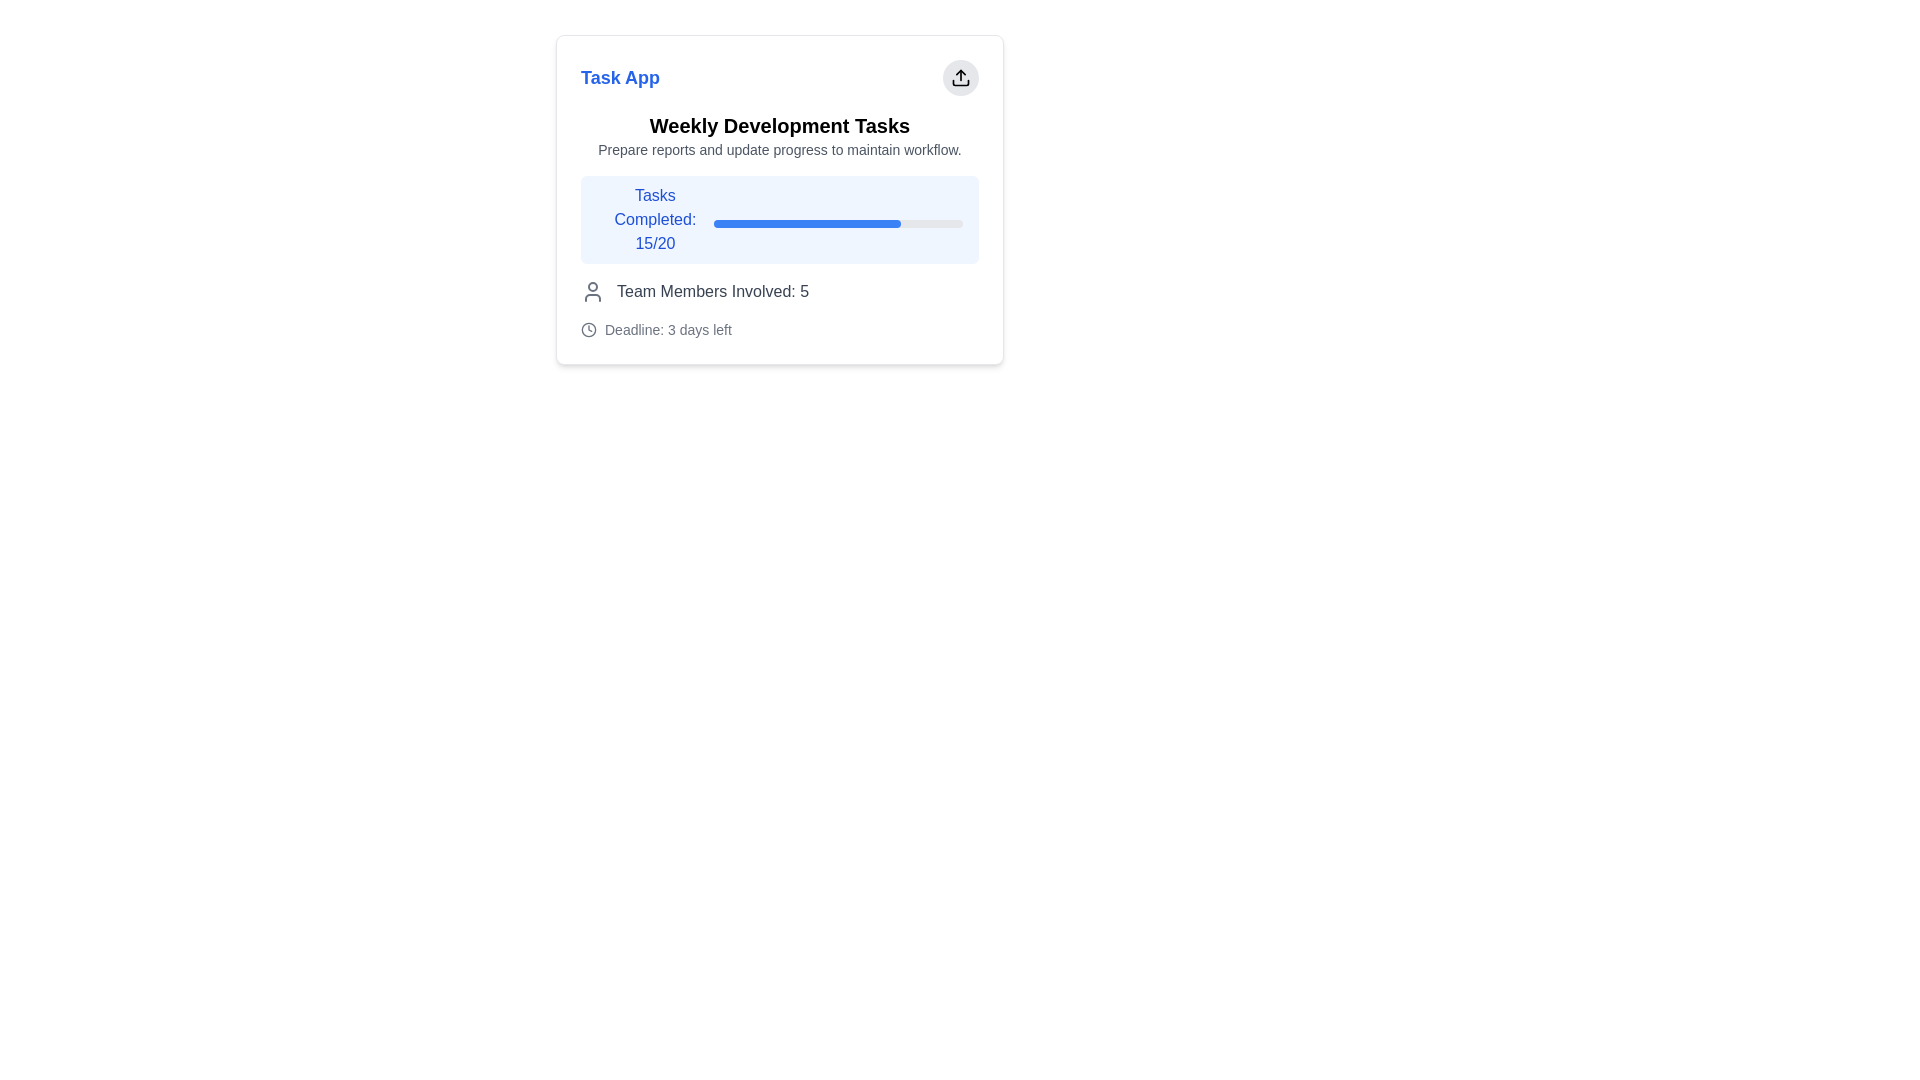 This screenshot has width=1920, height=1080. I want to click on text element displaying 'Tasks Completed: 15/20', which is in a blue, bold font, to understand the task completion status, so click(655, 219).